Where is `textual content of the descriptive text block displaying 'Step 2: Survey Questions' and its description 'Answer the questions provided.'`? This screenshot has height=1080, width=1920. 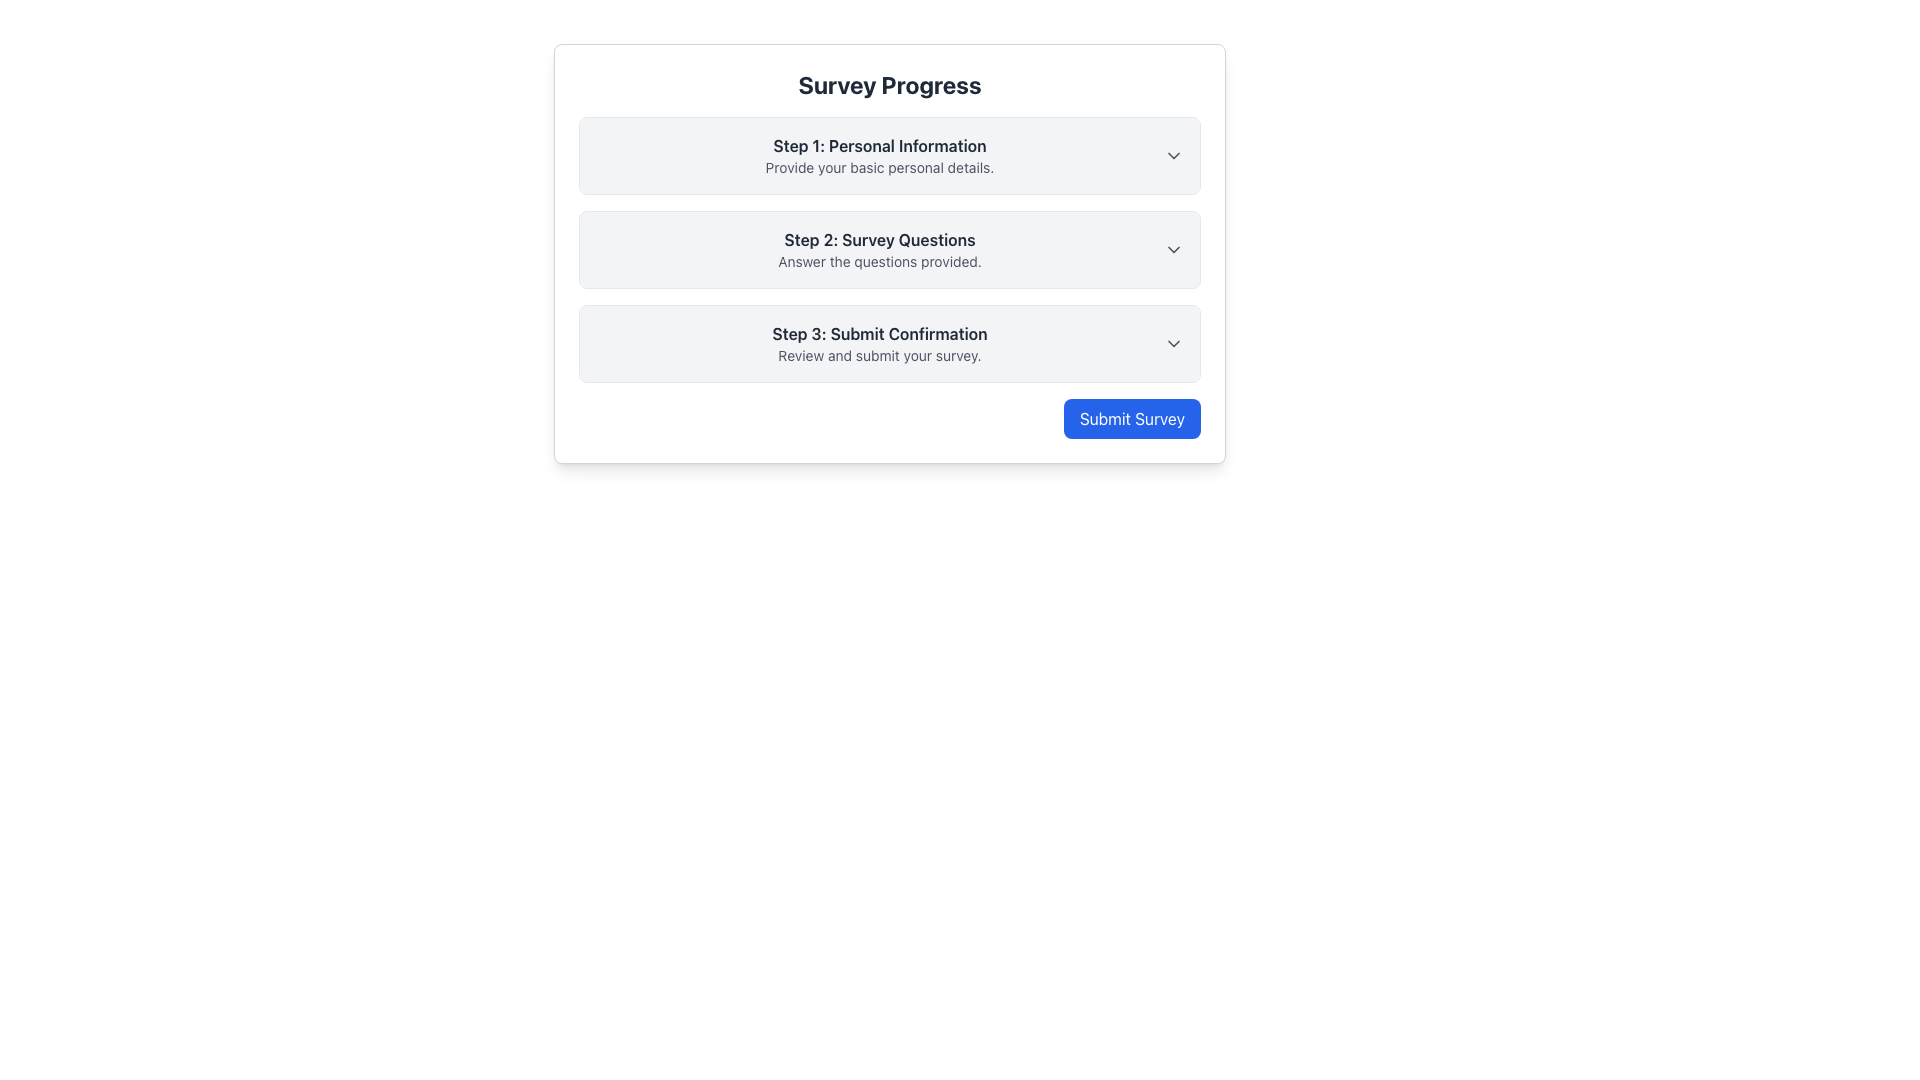
textual content of the descriptive text block displaying 'Step 2: Survey Questions' and its description 'Answer the questions provided.' is located at coordinates (879, 249).